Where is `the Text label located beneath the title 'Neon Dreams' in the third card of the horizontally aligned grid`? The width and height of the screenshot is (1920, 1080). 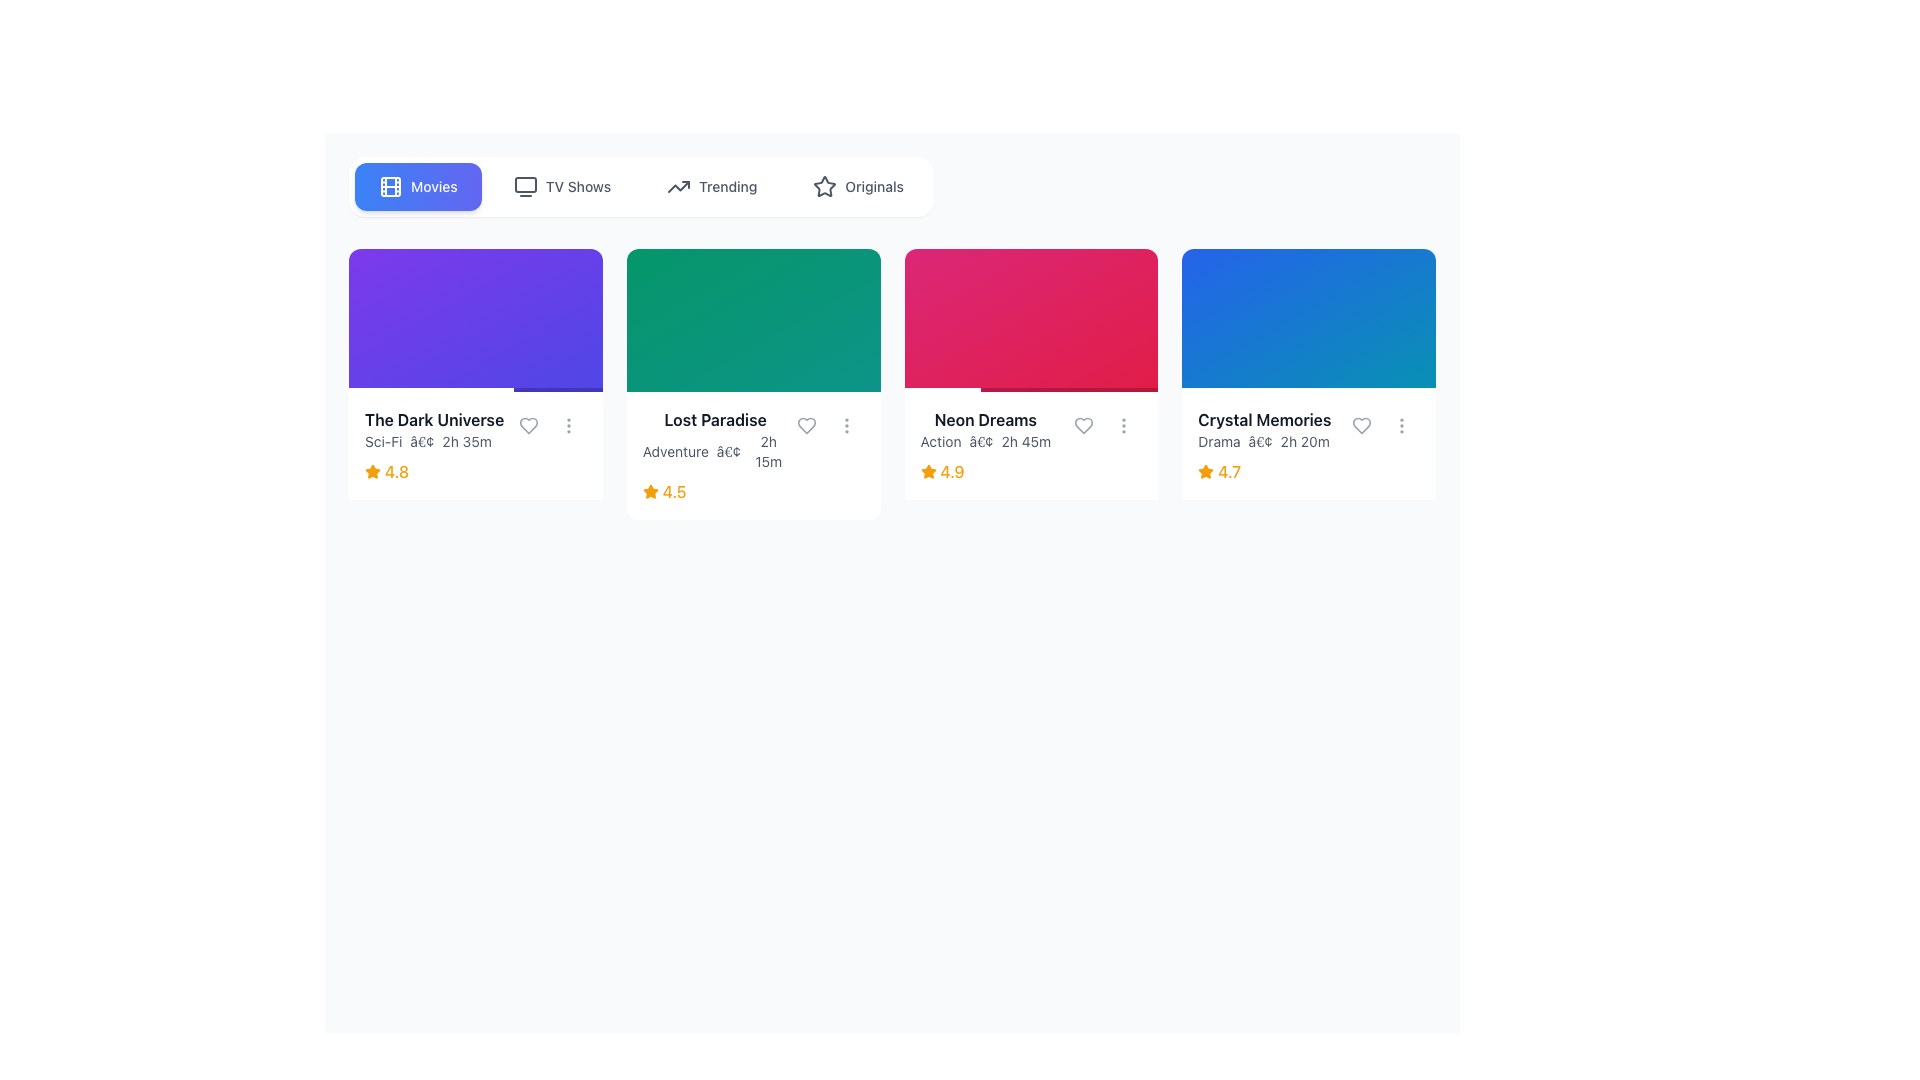 the Text label located beneath the title 'Neon Dreams' in the third card of the horizontally aligned grid is located at coordinates (985, 440).